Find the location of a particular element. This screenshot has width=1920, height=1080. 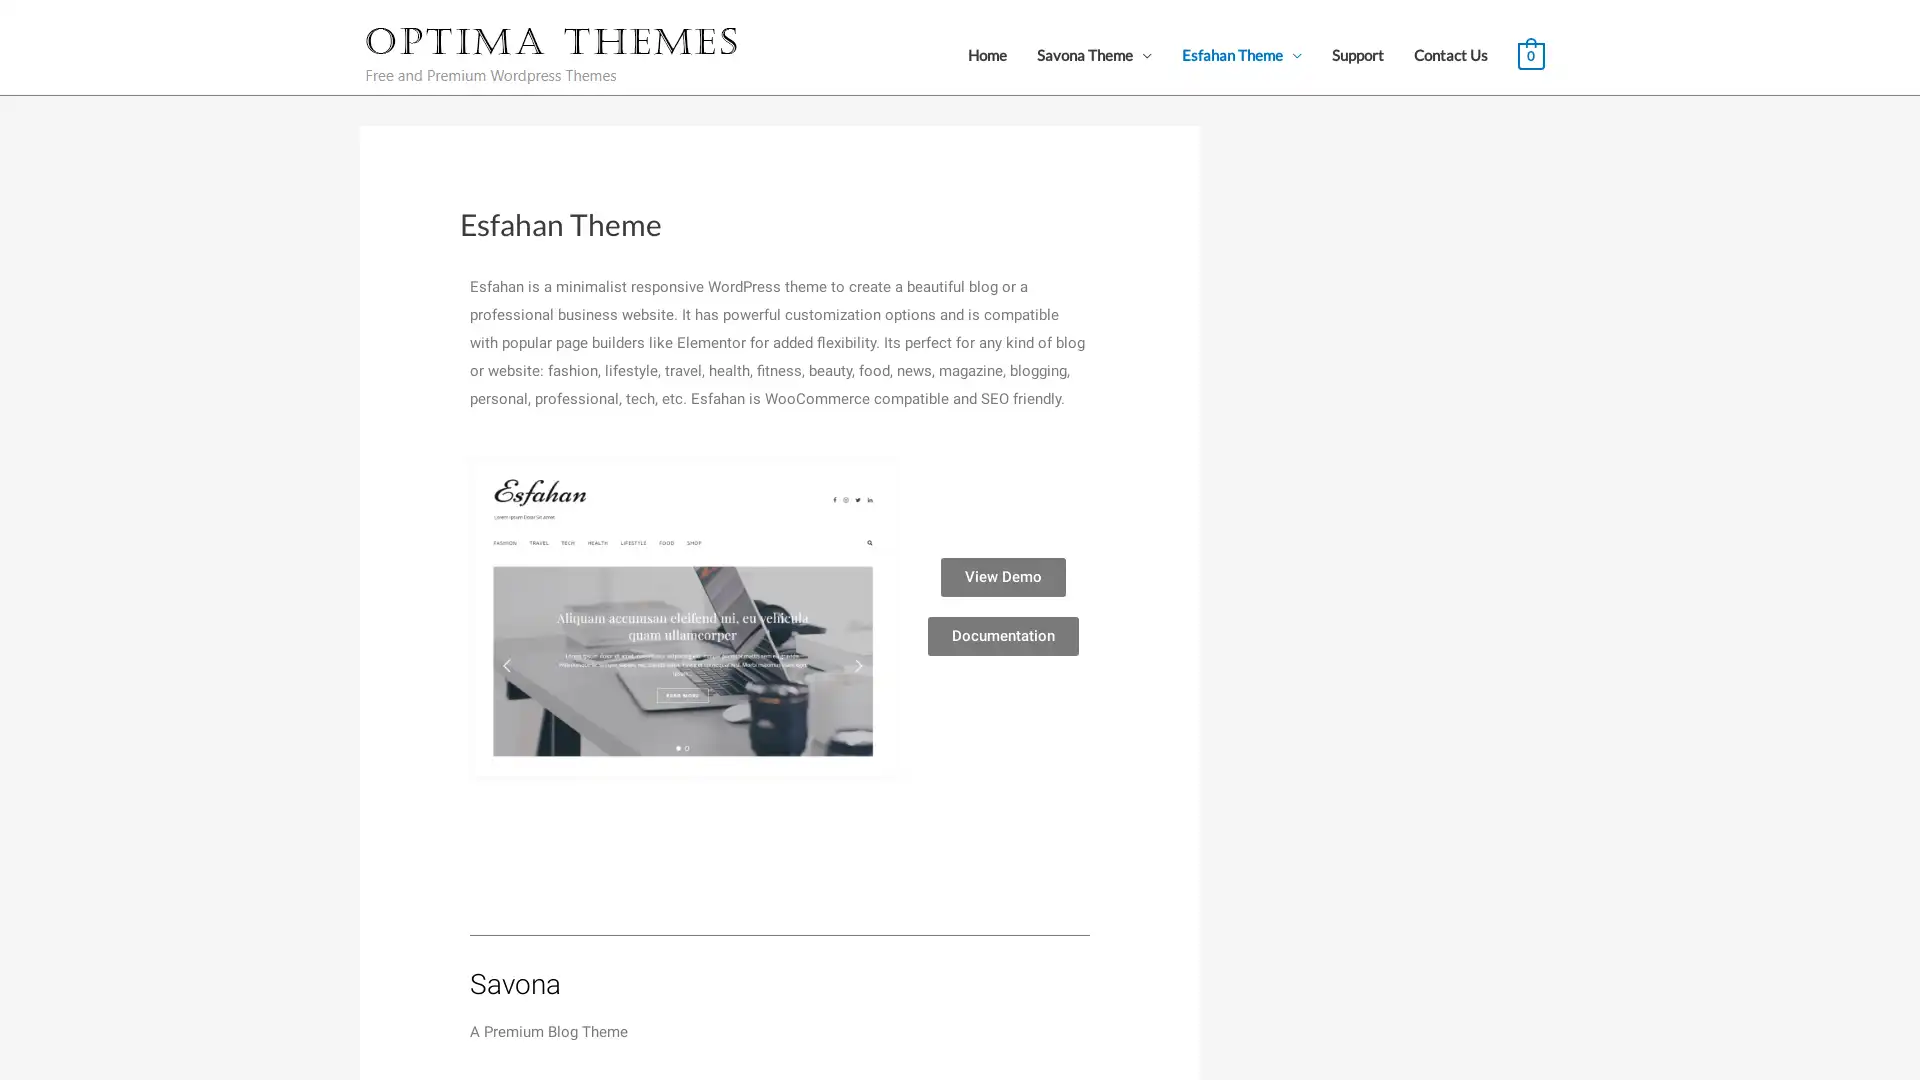

Documentation is located at coordinates (1003, 640).